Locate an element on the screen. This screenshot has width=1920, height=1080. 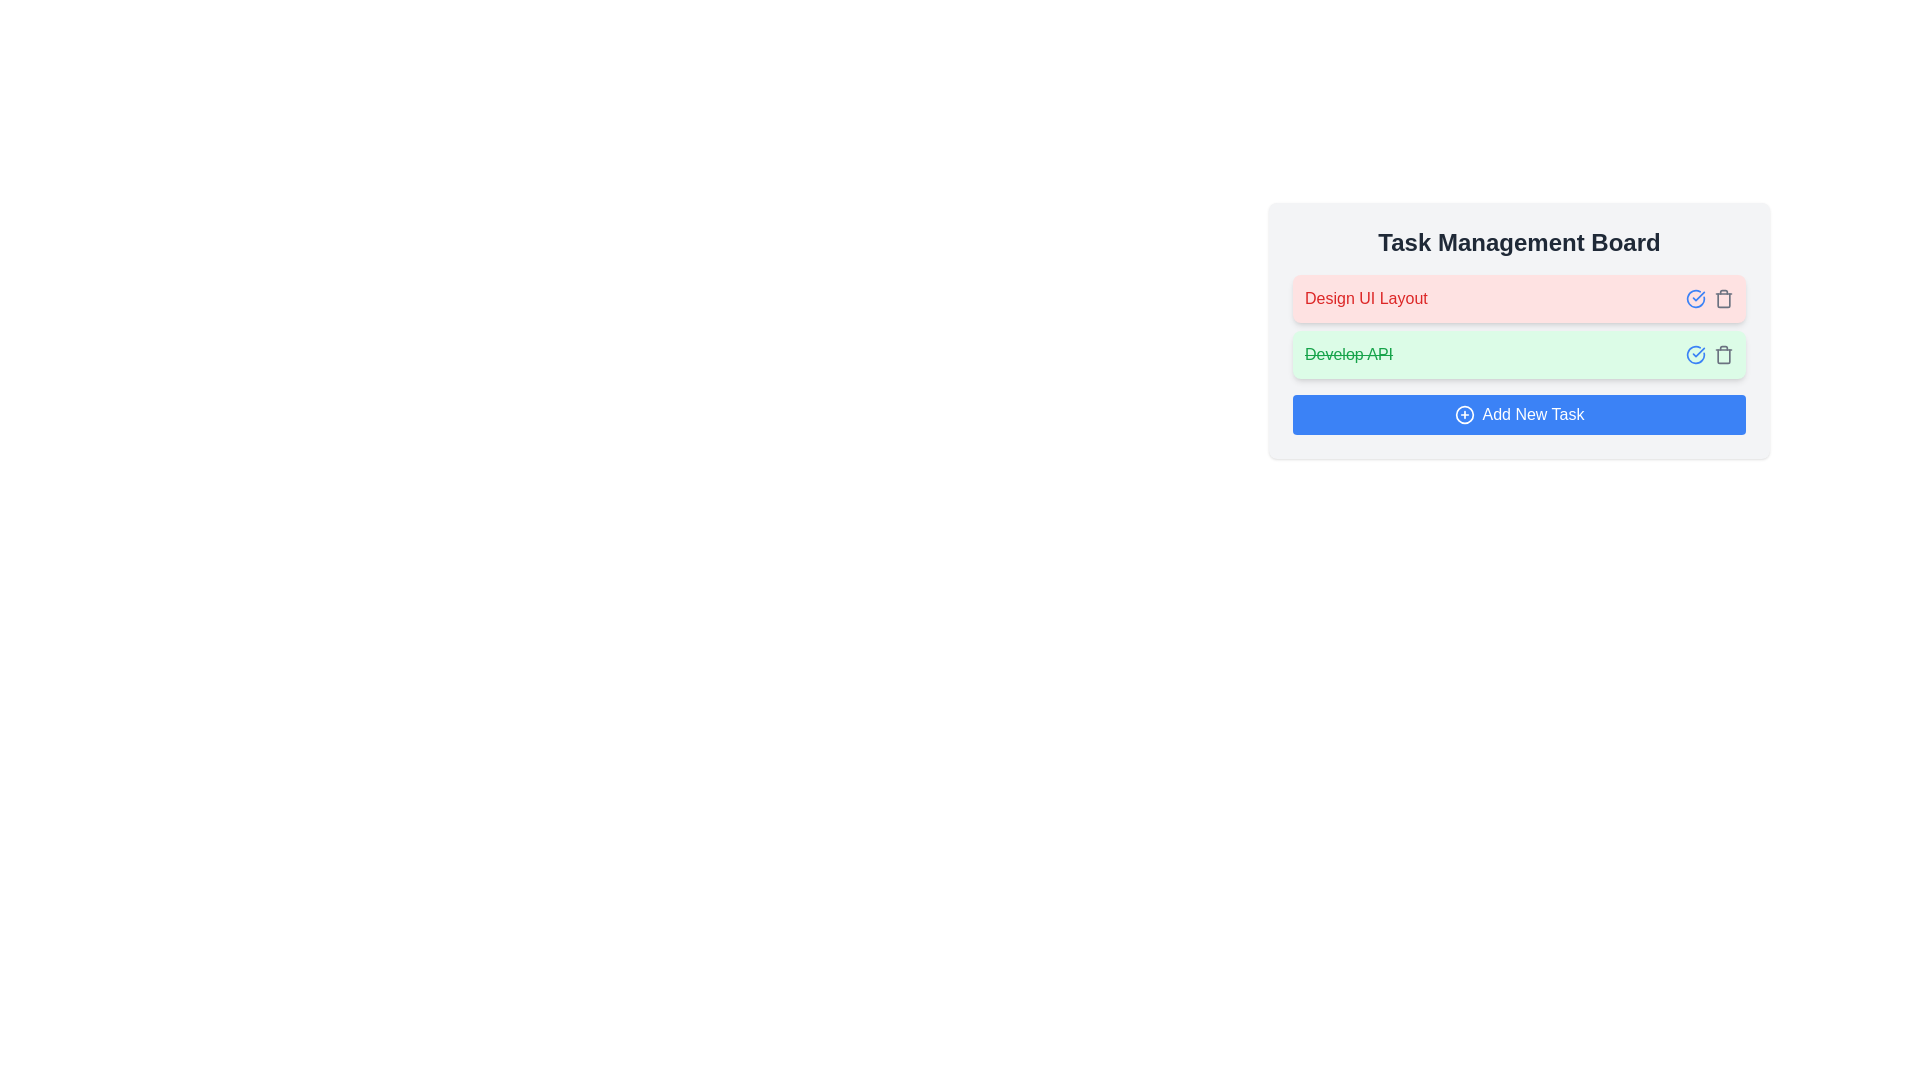
the completed task item labeled 'Develop API' with a green background to mark it as incomplete or to edit the task is located at coordinates (1519, 353).